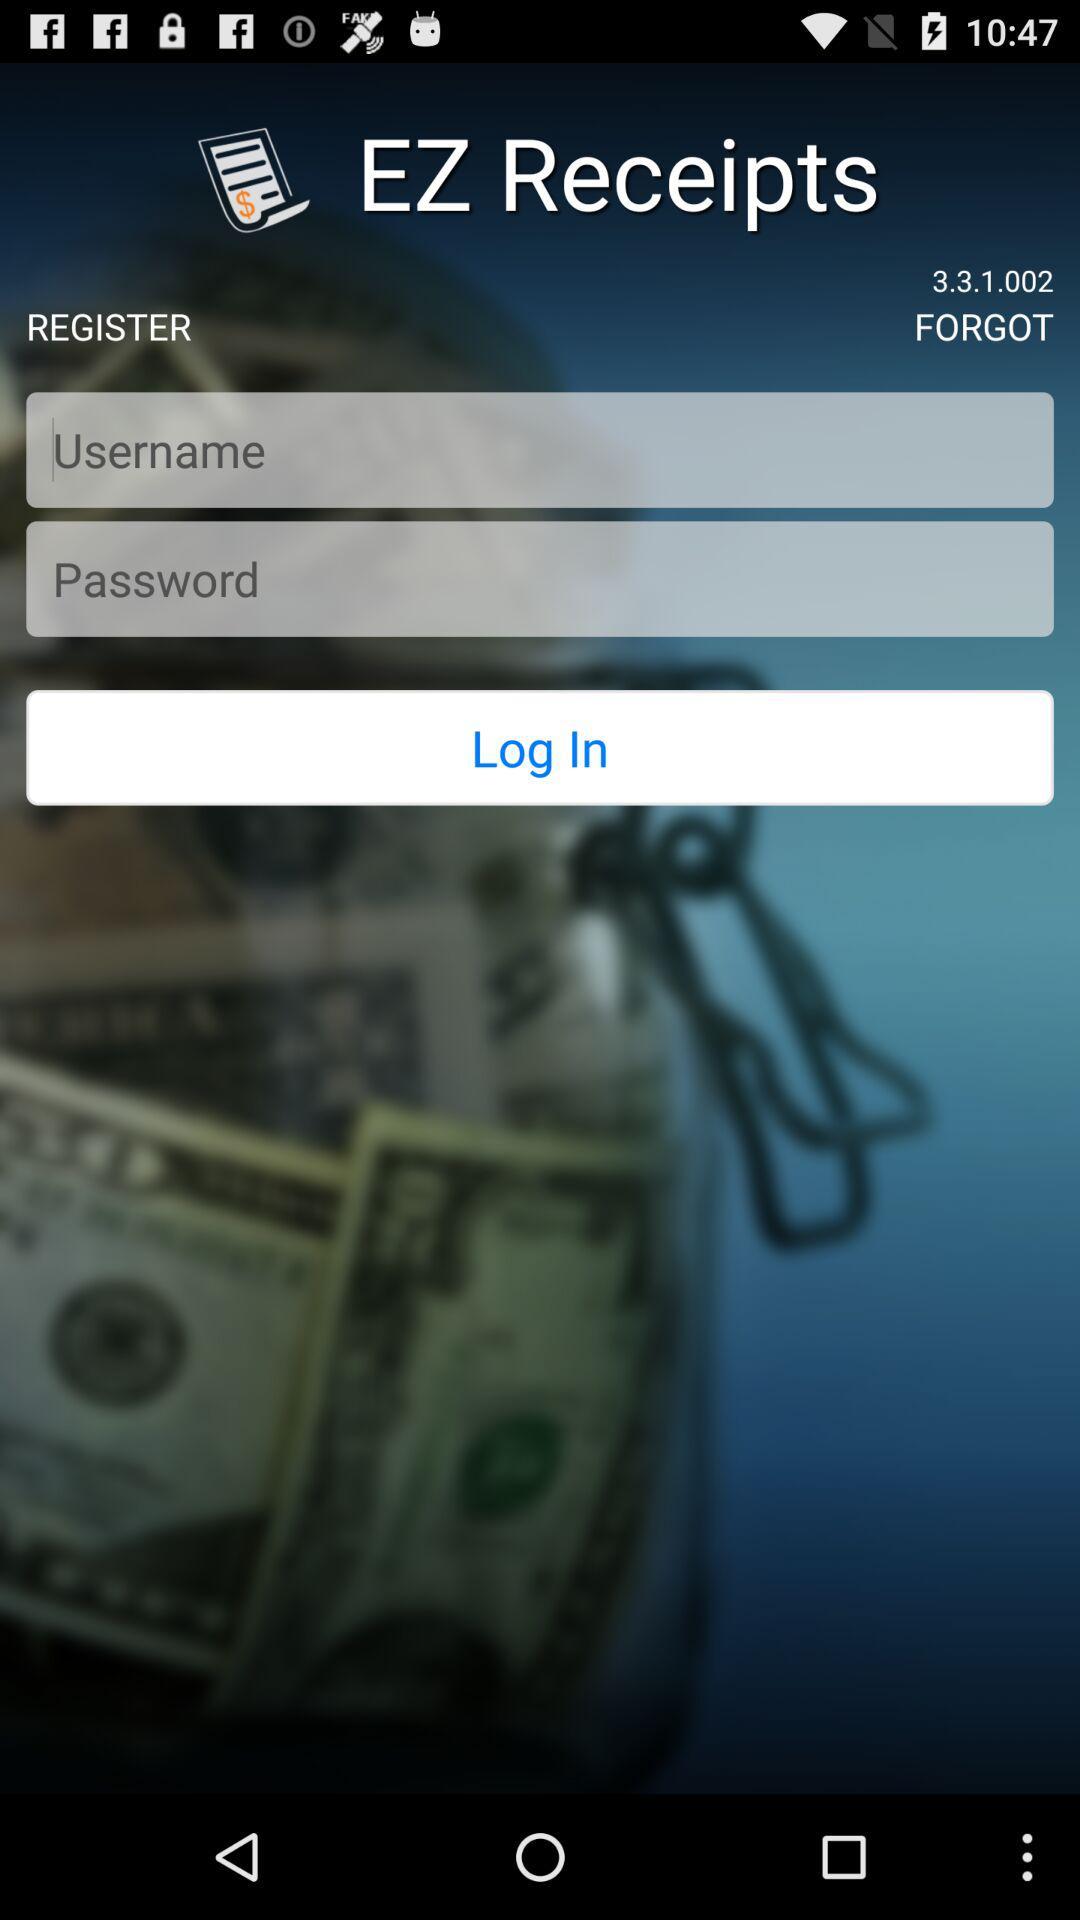  I want to click on item below 3 3 1 icon, so click(982, 326).